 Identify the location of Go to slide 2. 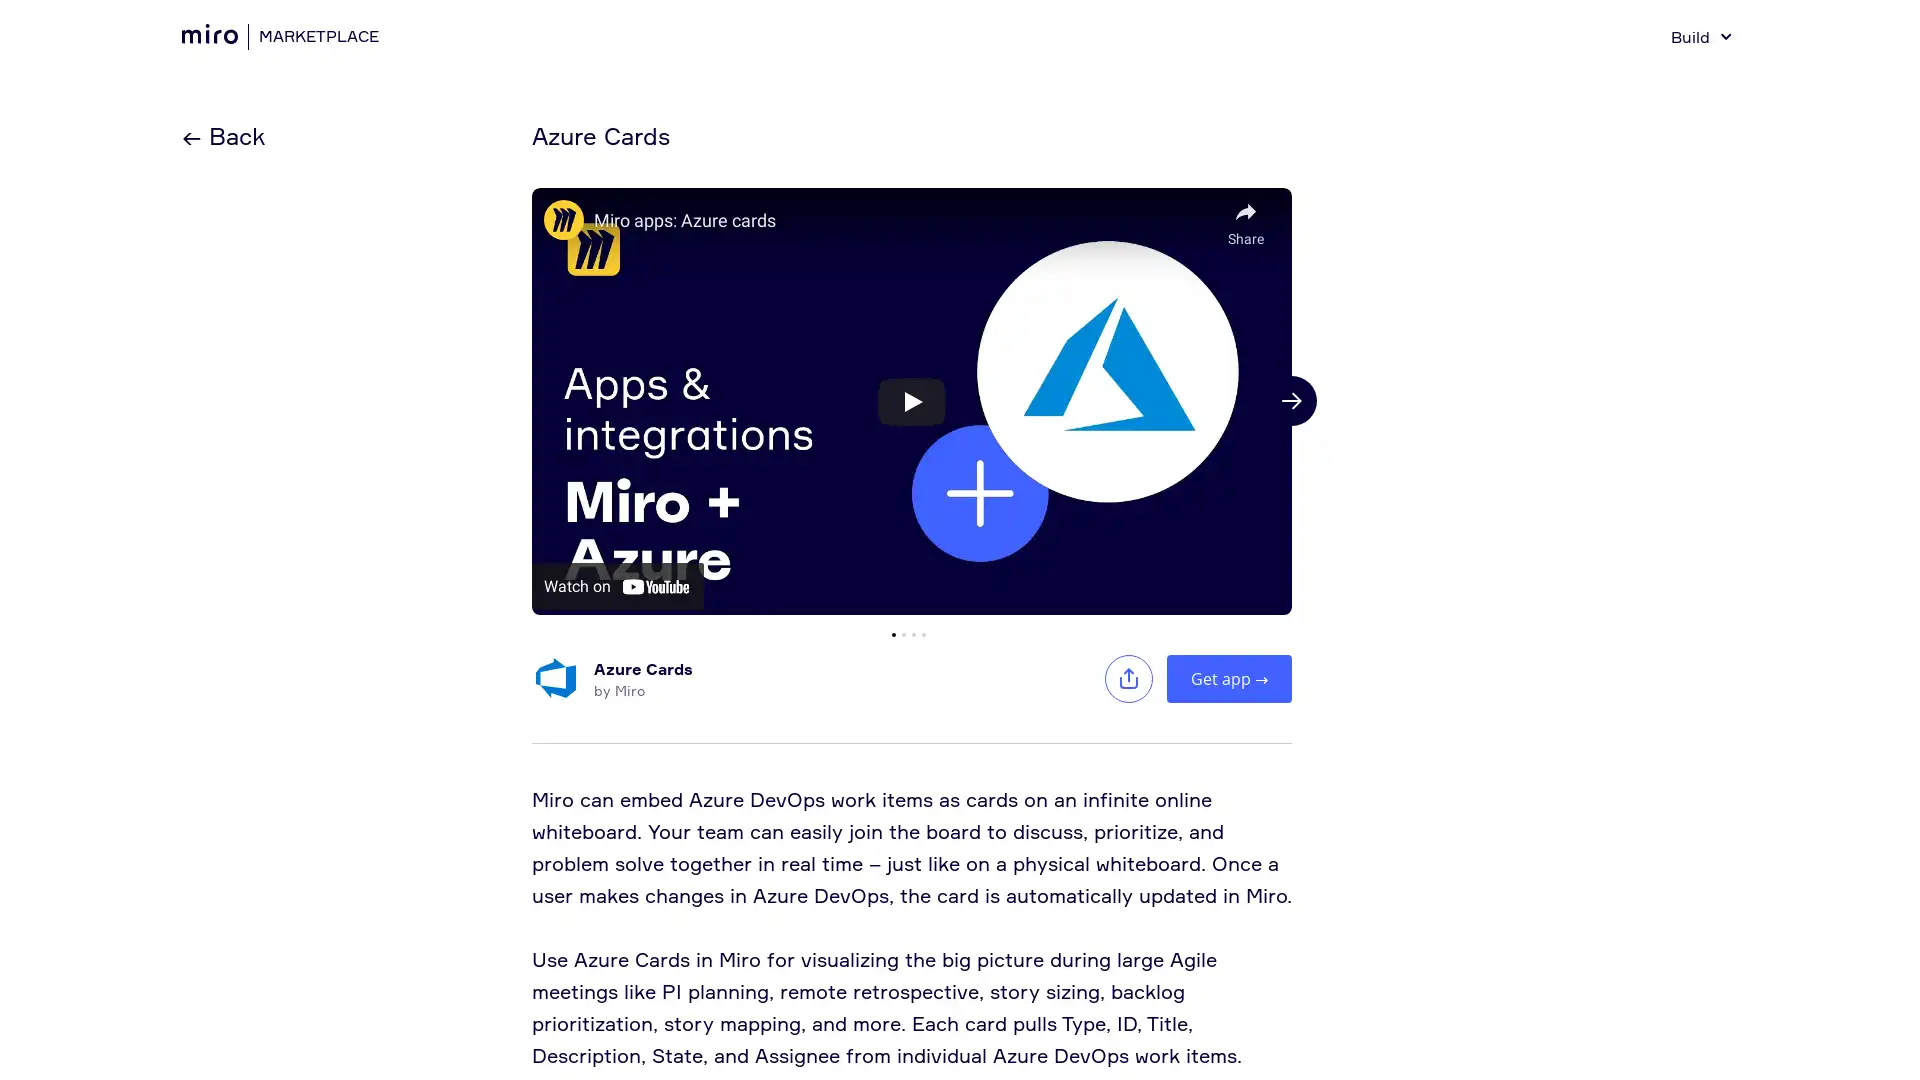
(902, 633).